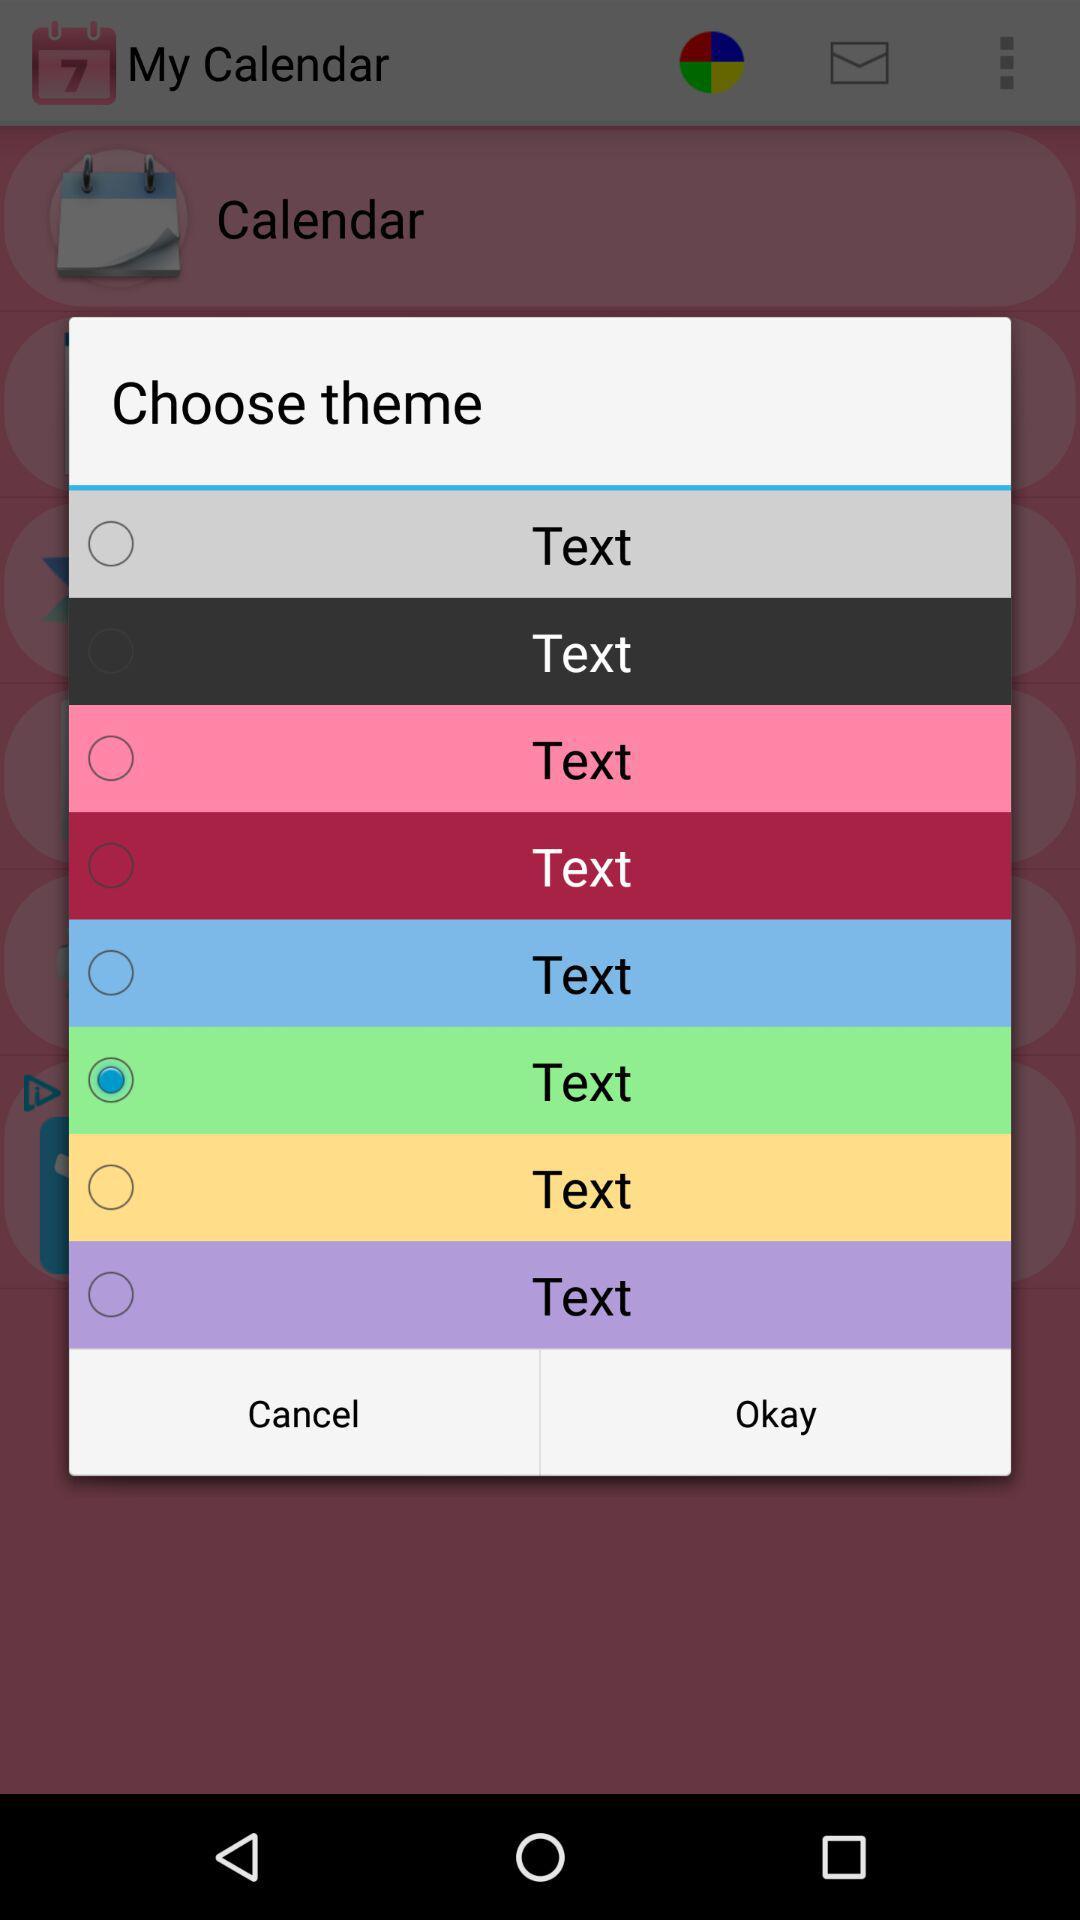  Describe the element at coordinates (304, 1411) in the screenshot. I see `the icon at the bottom left corner` at that location.